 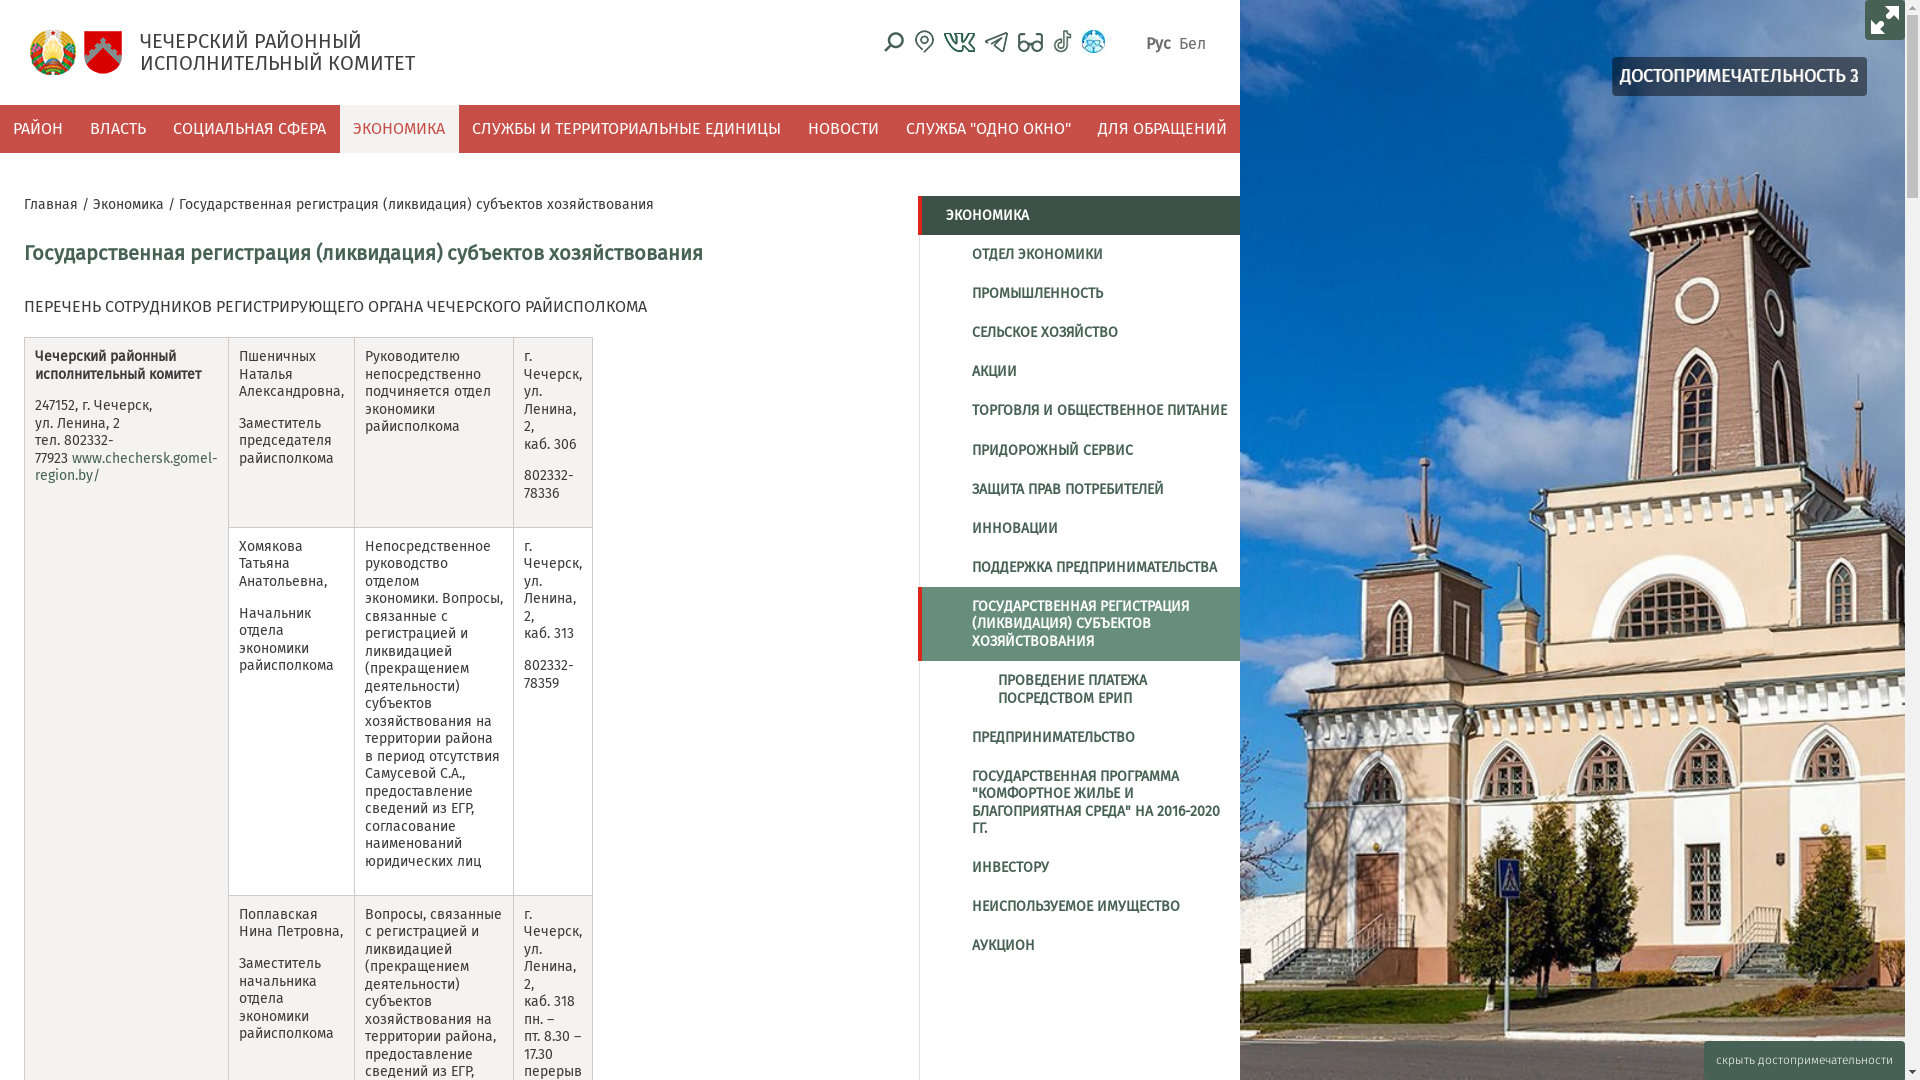 What do you see at coordinates (958, 42) in the screenshot?
I see `'VK'` at bounding box center [958, 42].